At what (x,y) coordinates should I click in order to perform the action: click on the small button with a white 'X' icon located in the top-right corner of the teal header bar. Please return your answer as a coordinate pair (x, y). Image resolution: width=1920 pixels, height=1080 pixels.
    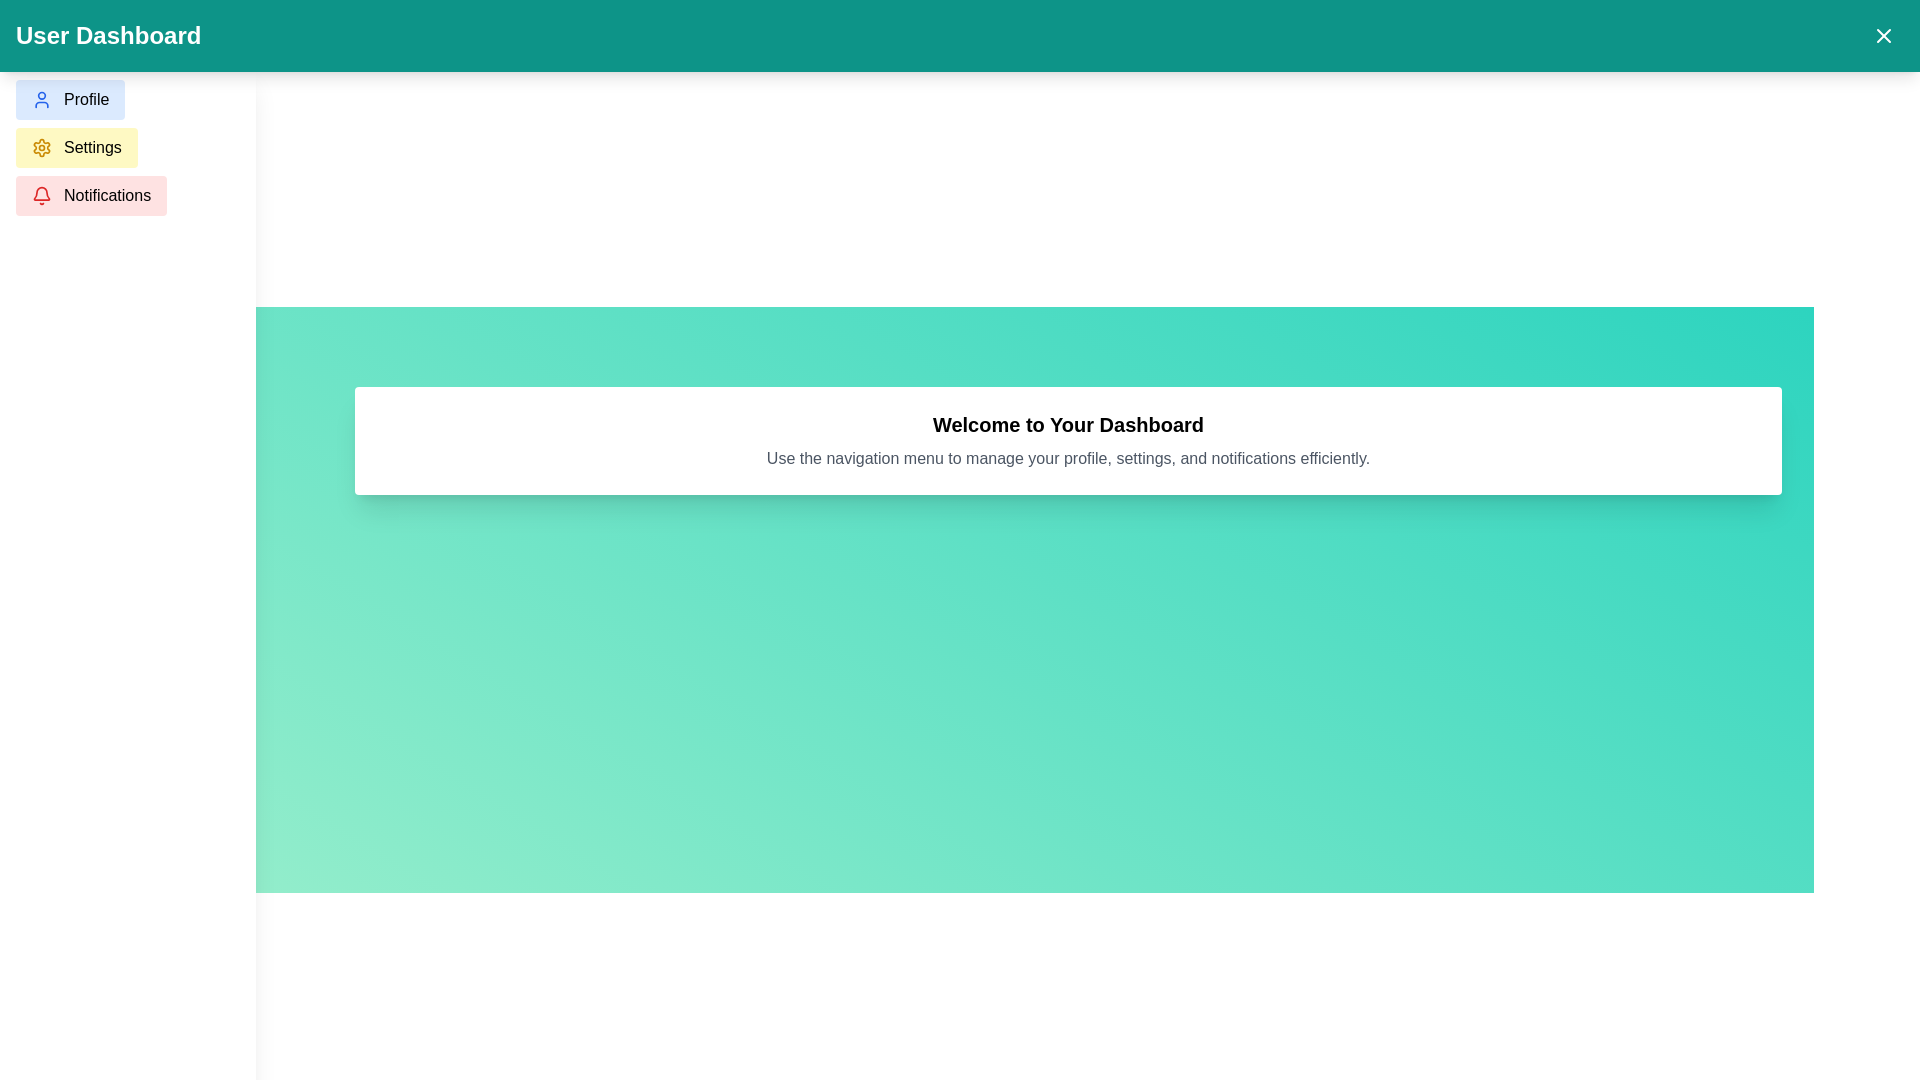
    Looking at the image, I should click on (1882, 35).